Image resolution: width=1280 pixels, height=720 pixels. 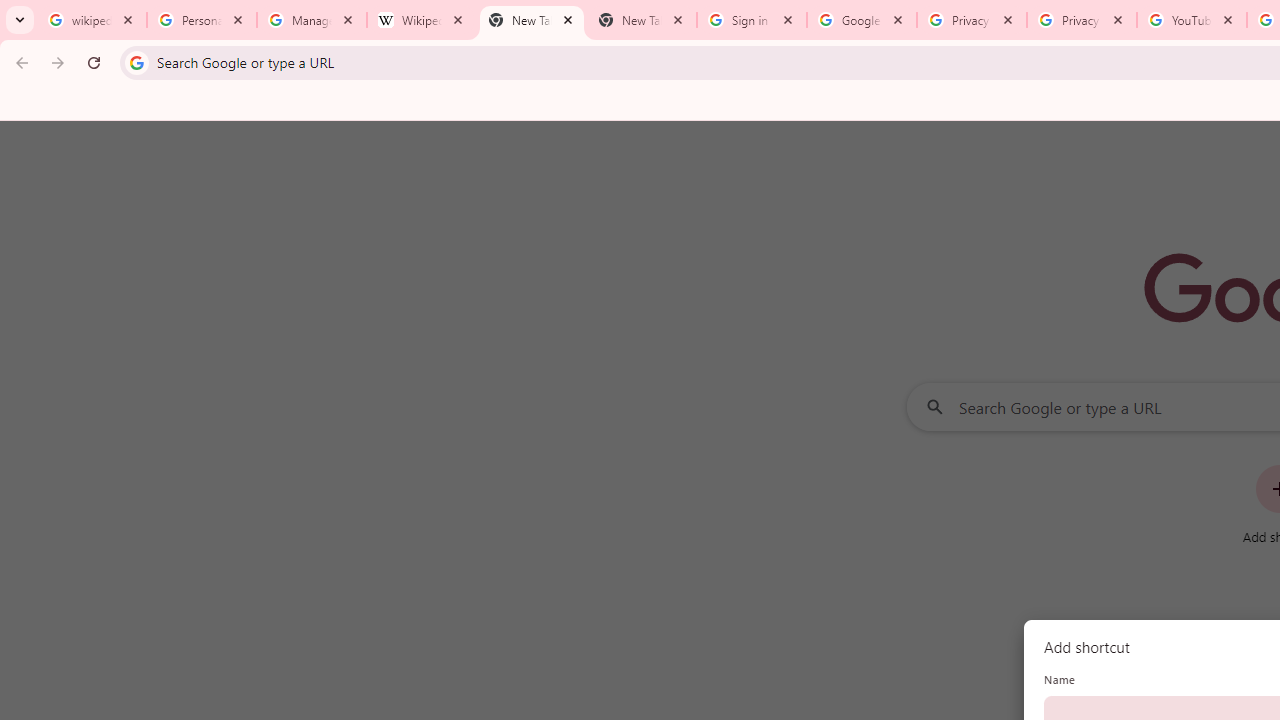 I want to click on 'New Tab', so click(x=642, y=20).